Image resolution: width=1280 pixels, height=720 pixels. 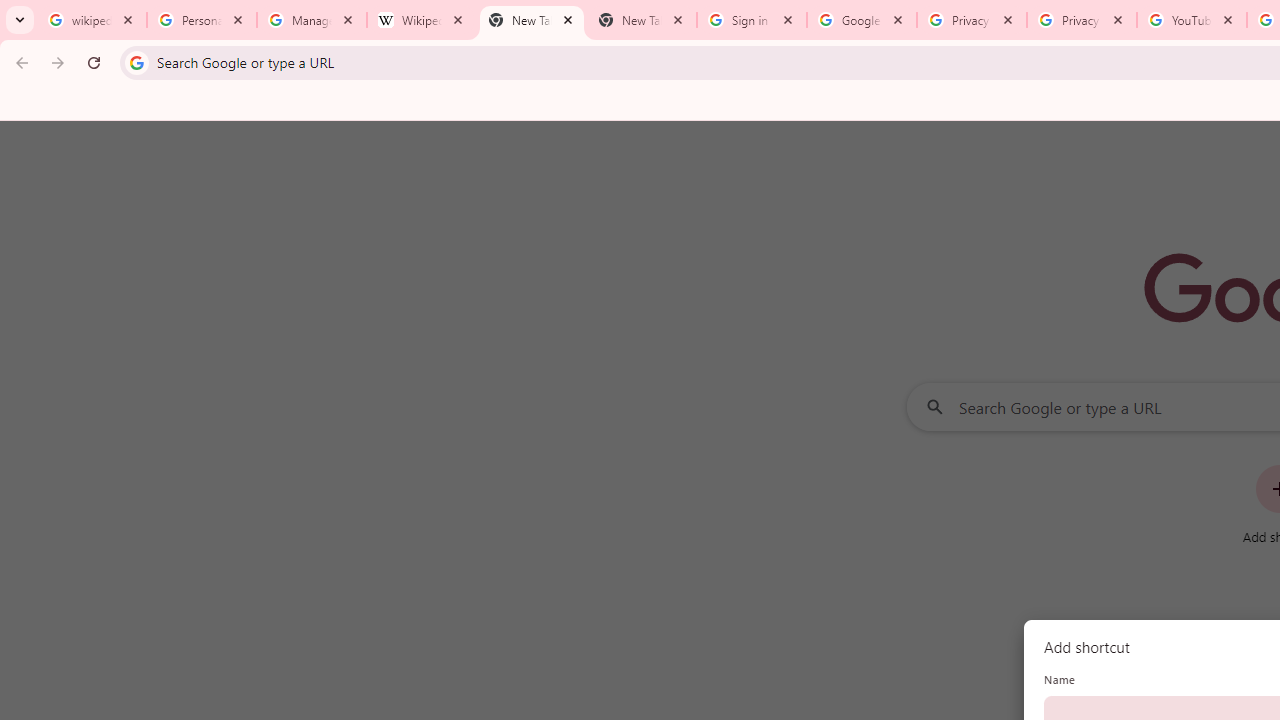 I want to click on 'New Tab', so click(x=642, y=20).